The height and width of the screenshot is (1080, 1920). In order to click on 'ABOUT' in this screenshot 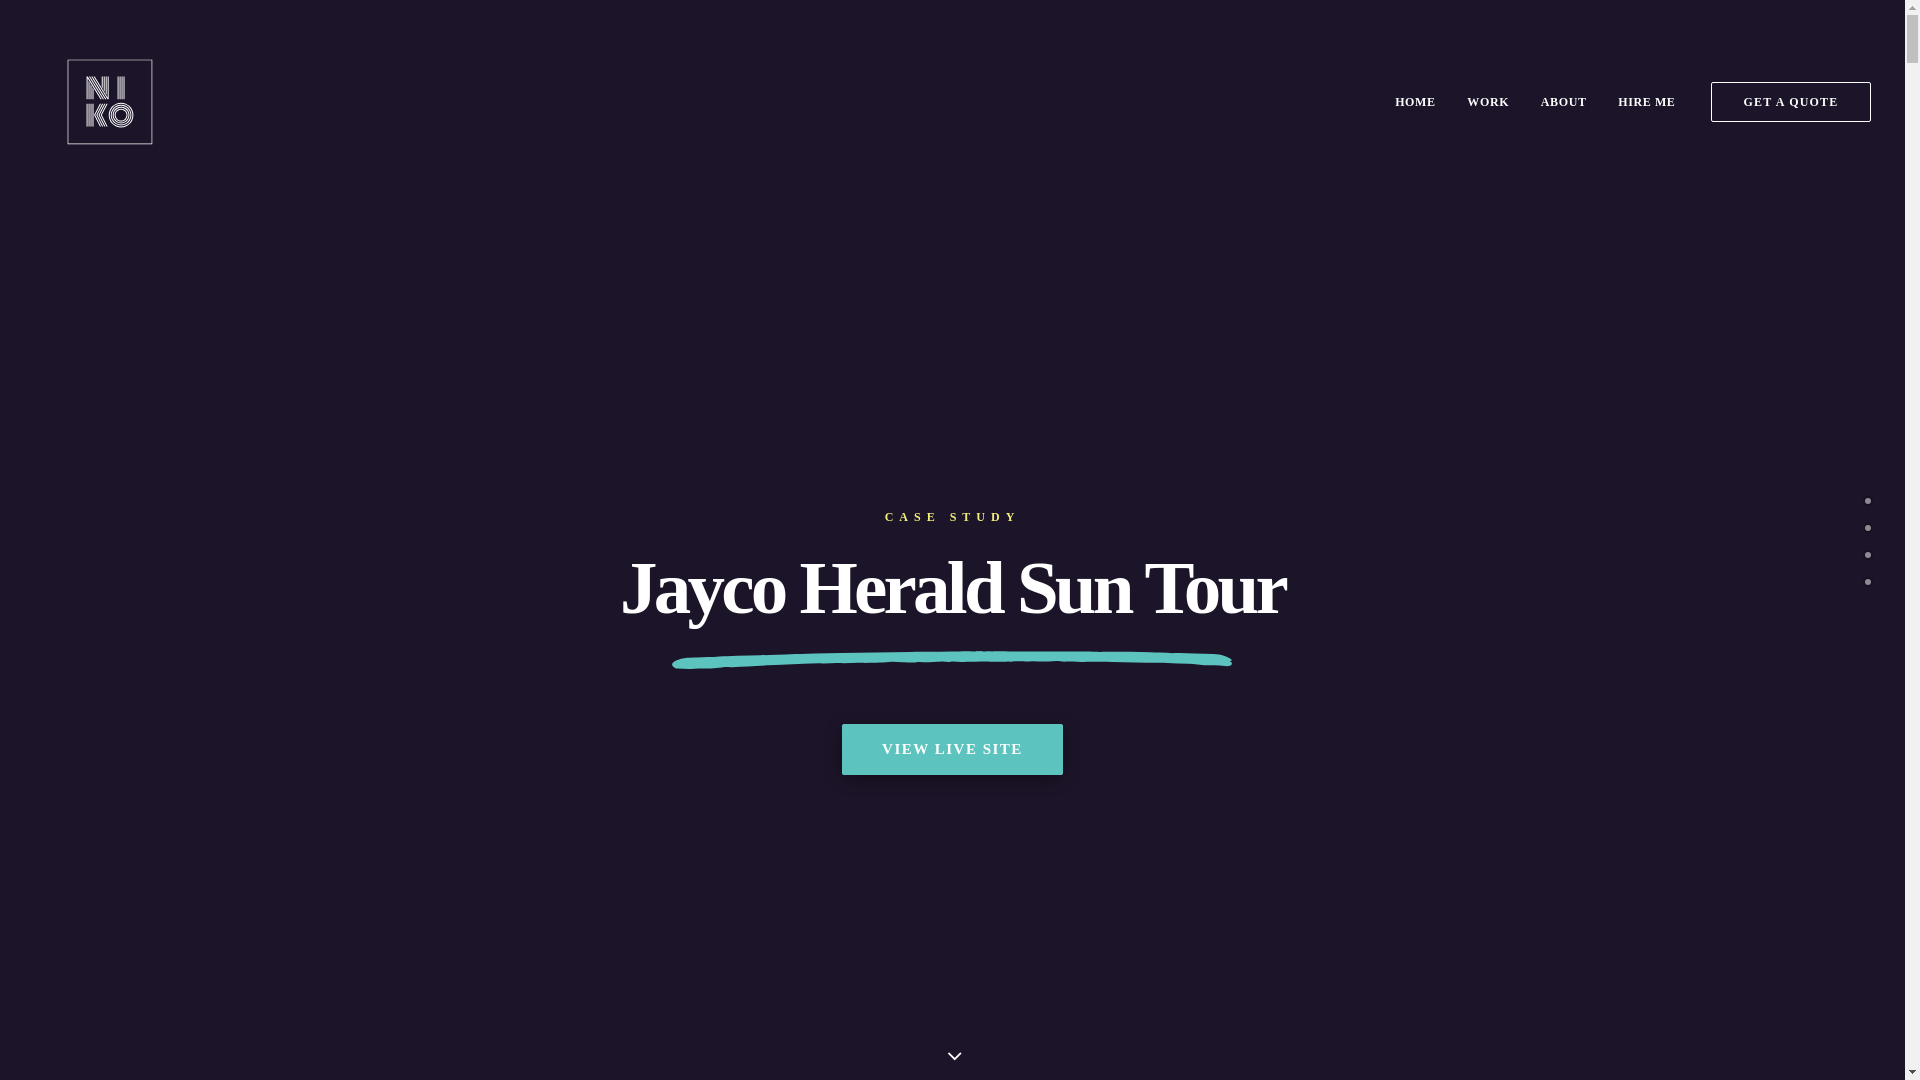, I will do `click(1563, 101)`.